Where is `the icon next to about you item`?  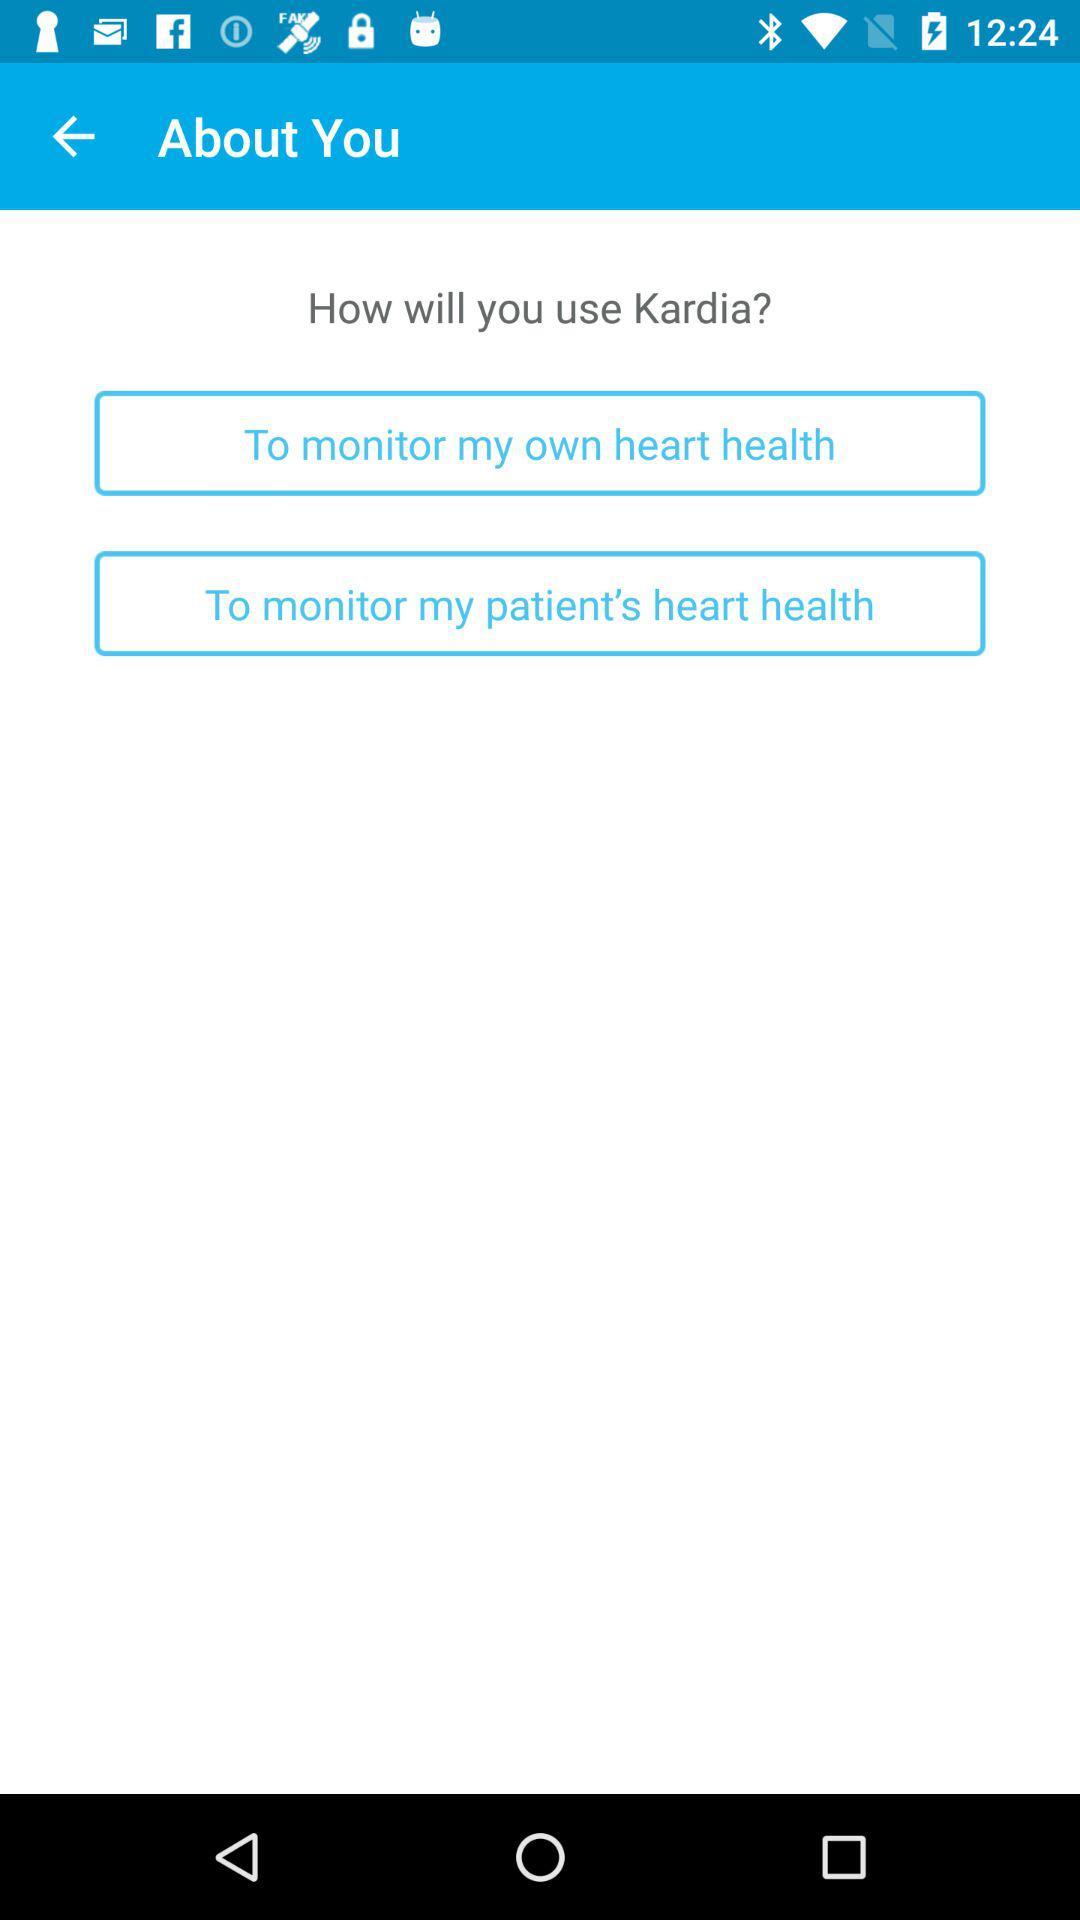
the icon next to about you item is located at coordinates (72, 135).